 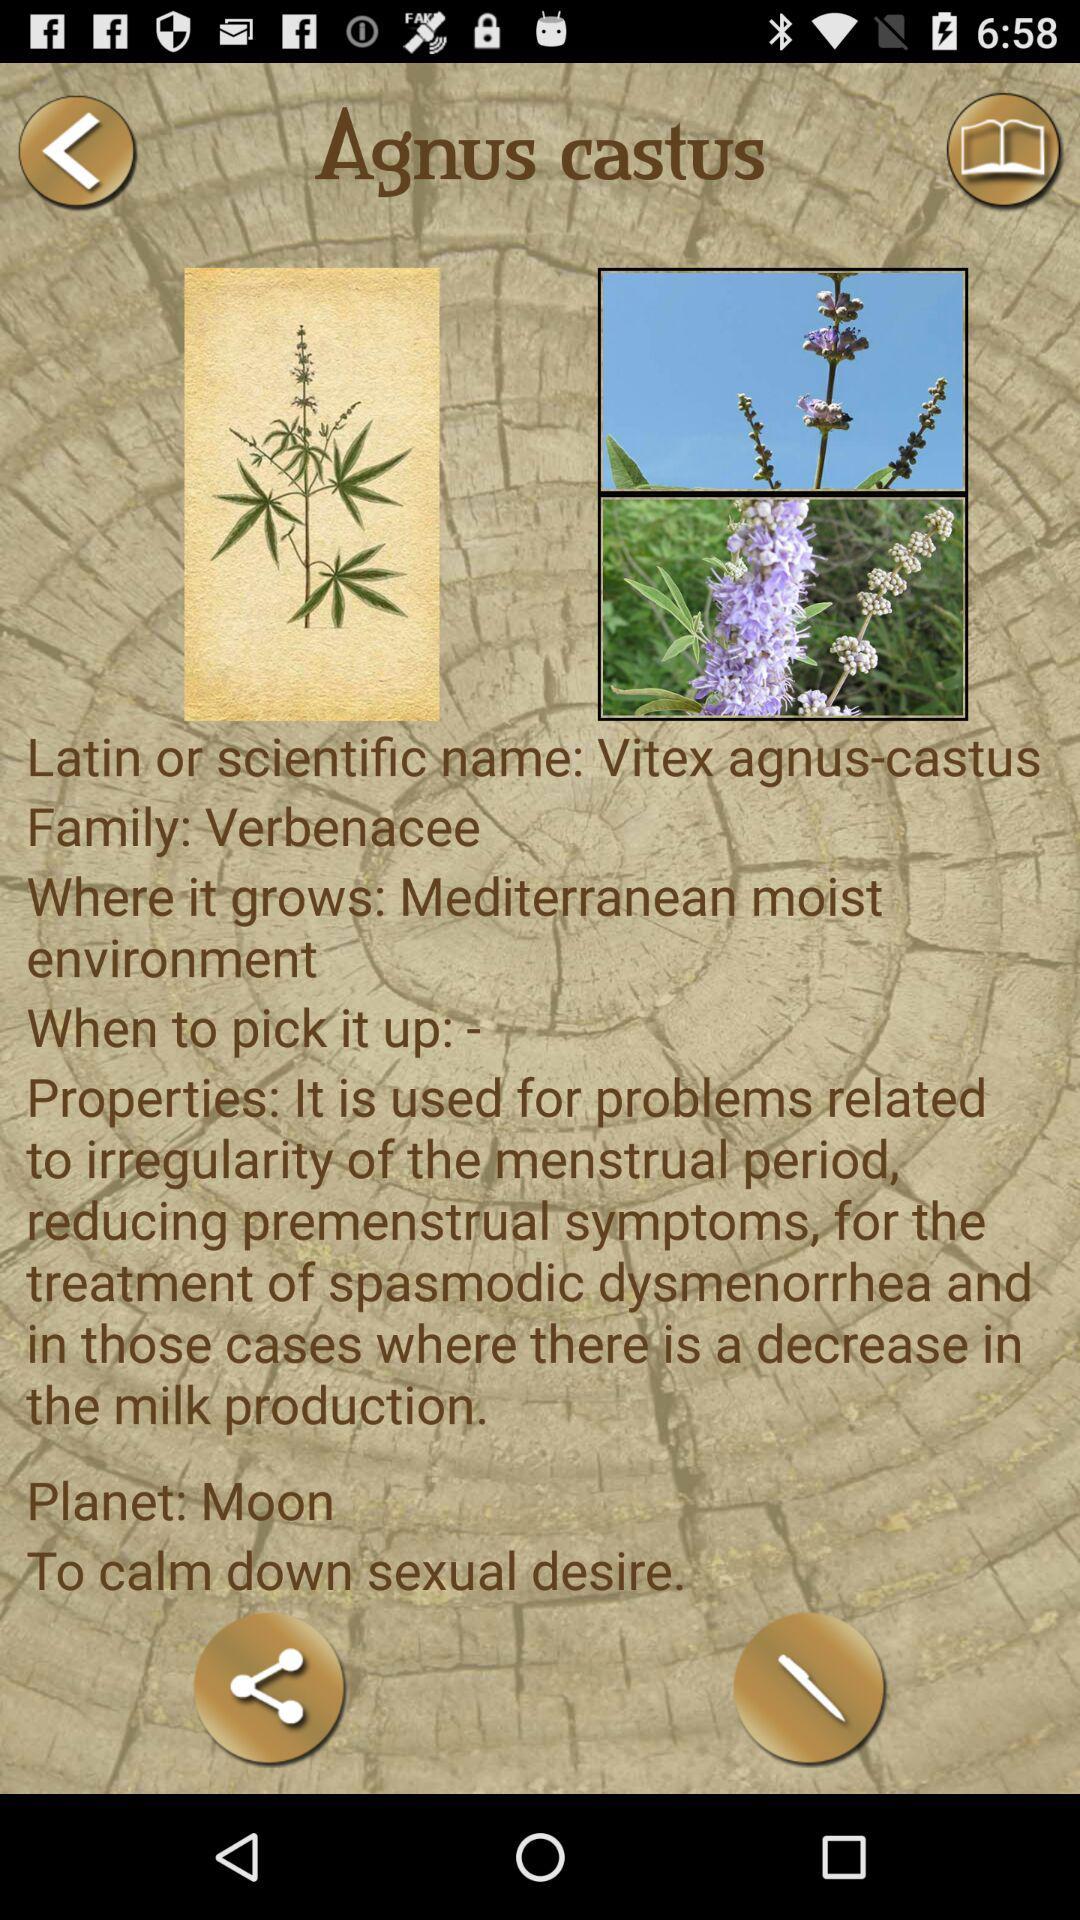 I want to click on share menu, so click(x=270, y=1688).